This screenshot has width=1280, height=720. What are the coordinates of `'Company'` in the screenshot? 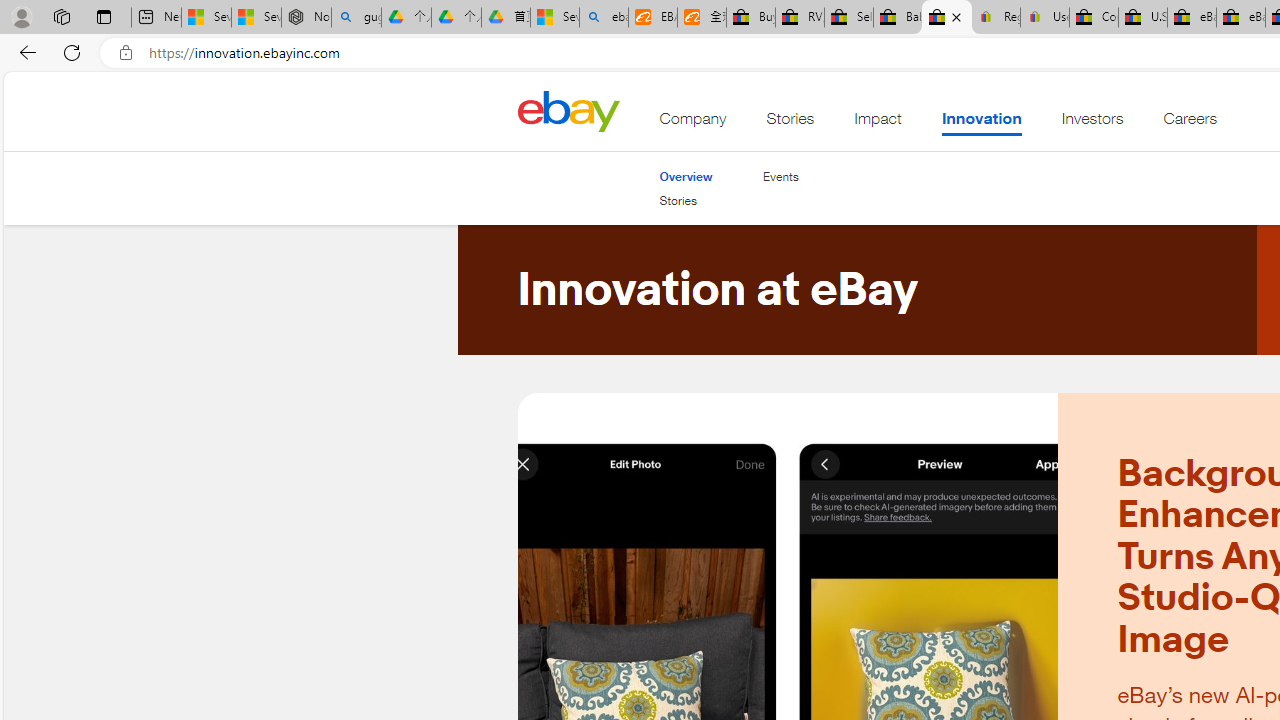 It's located at (693, 123).